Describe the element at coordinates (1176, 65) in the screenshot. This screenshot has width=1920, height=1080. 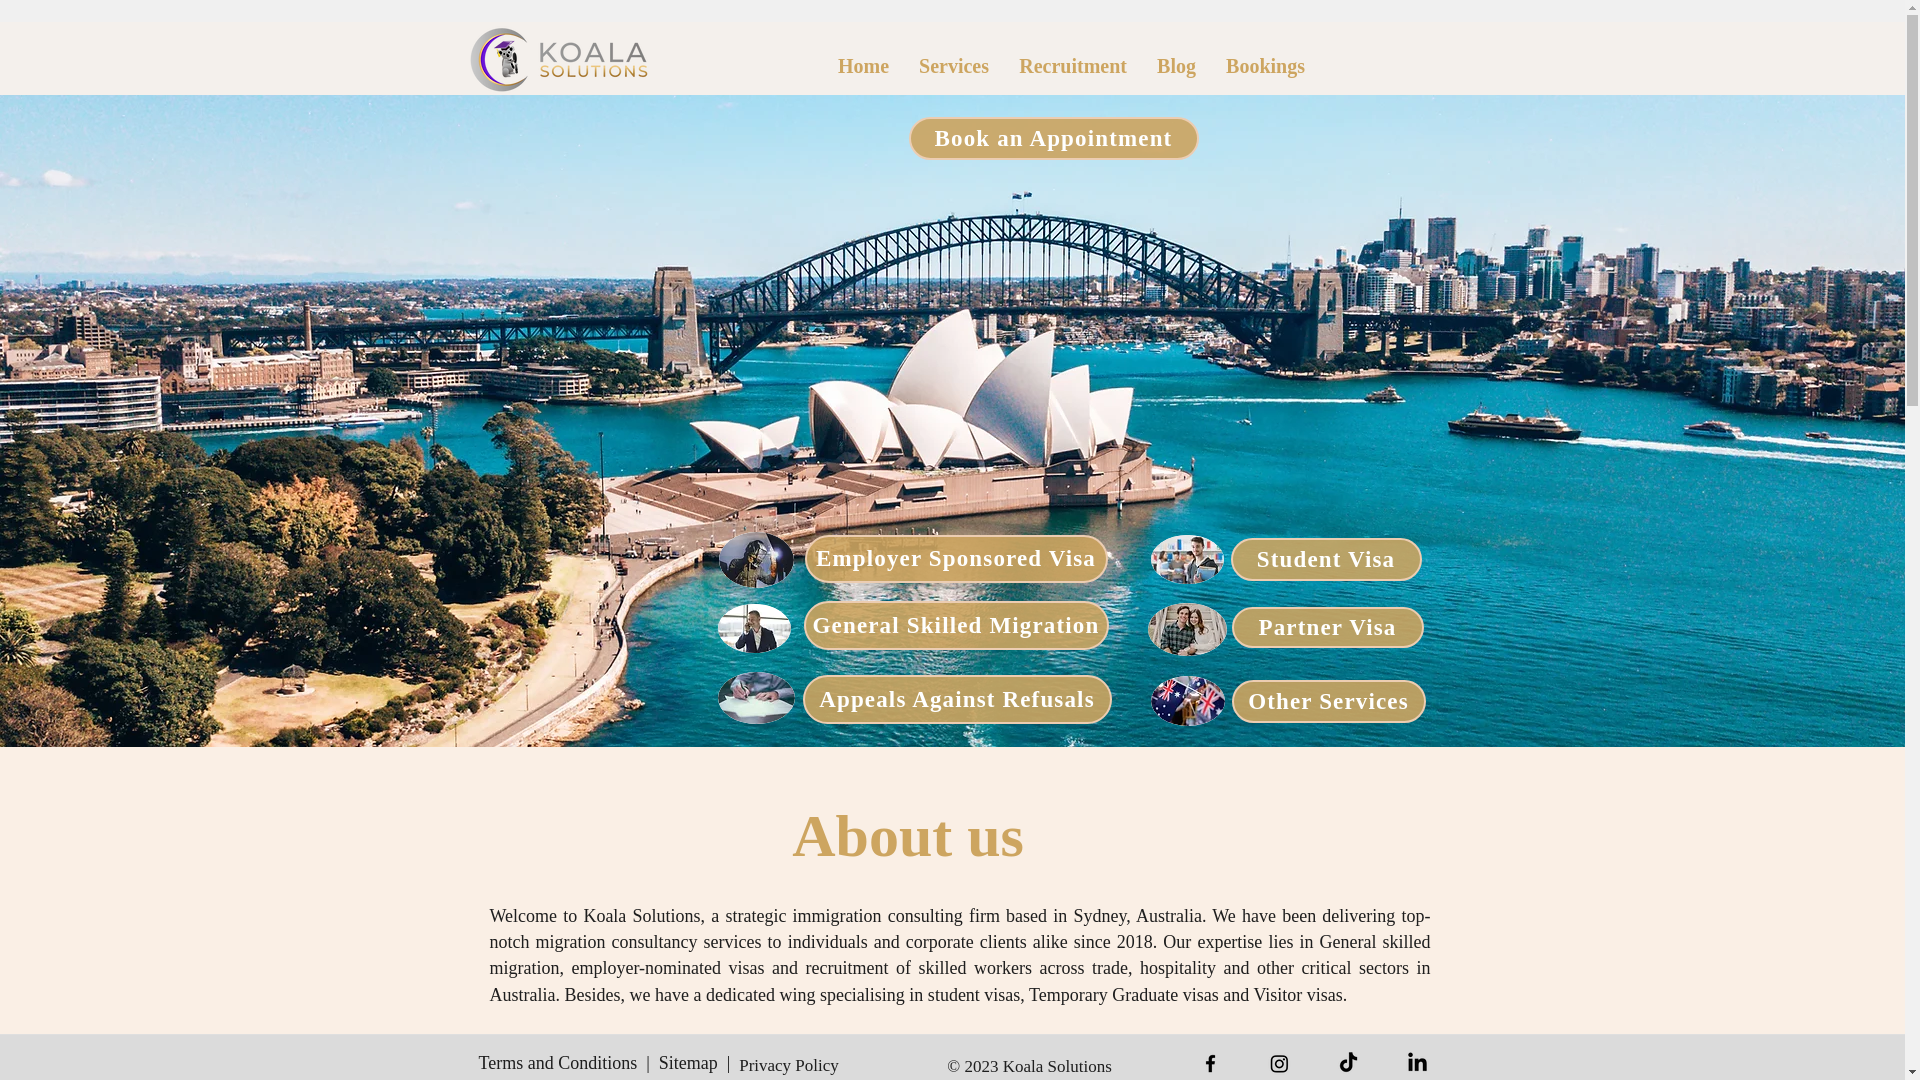
I see `'Blog'` at that location.